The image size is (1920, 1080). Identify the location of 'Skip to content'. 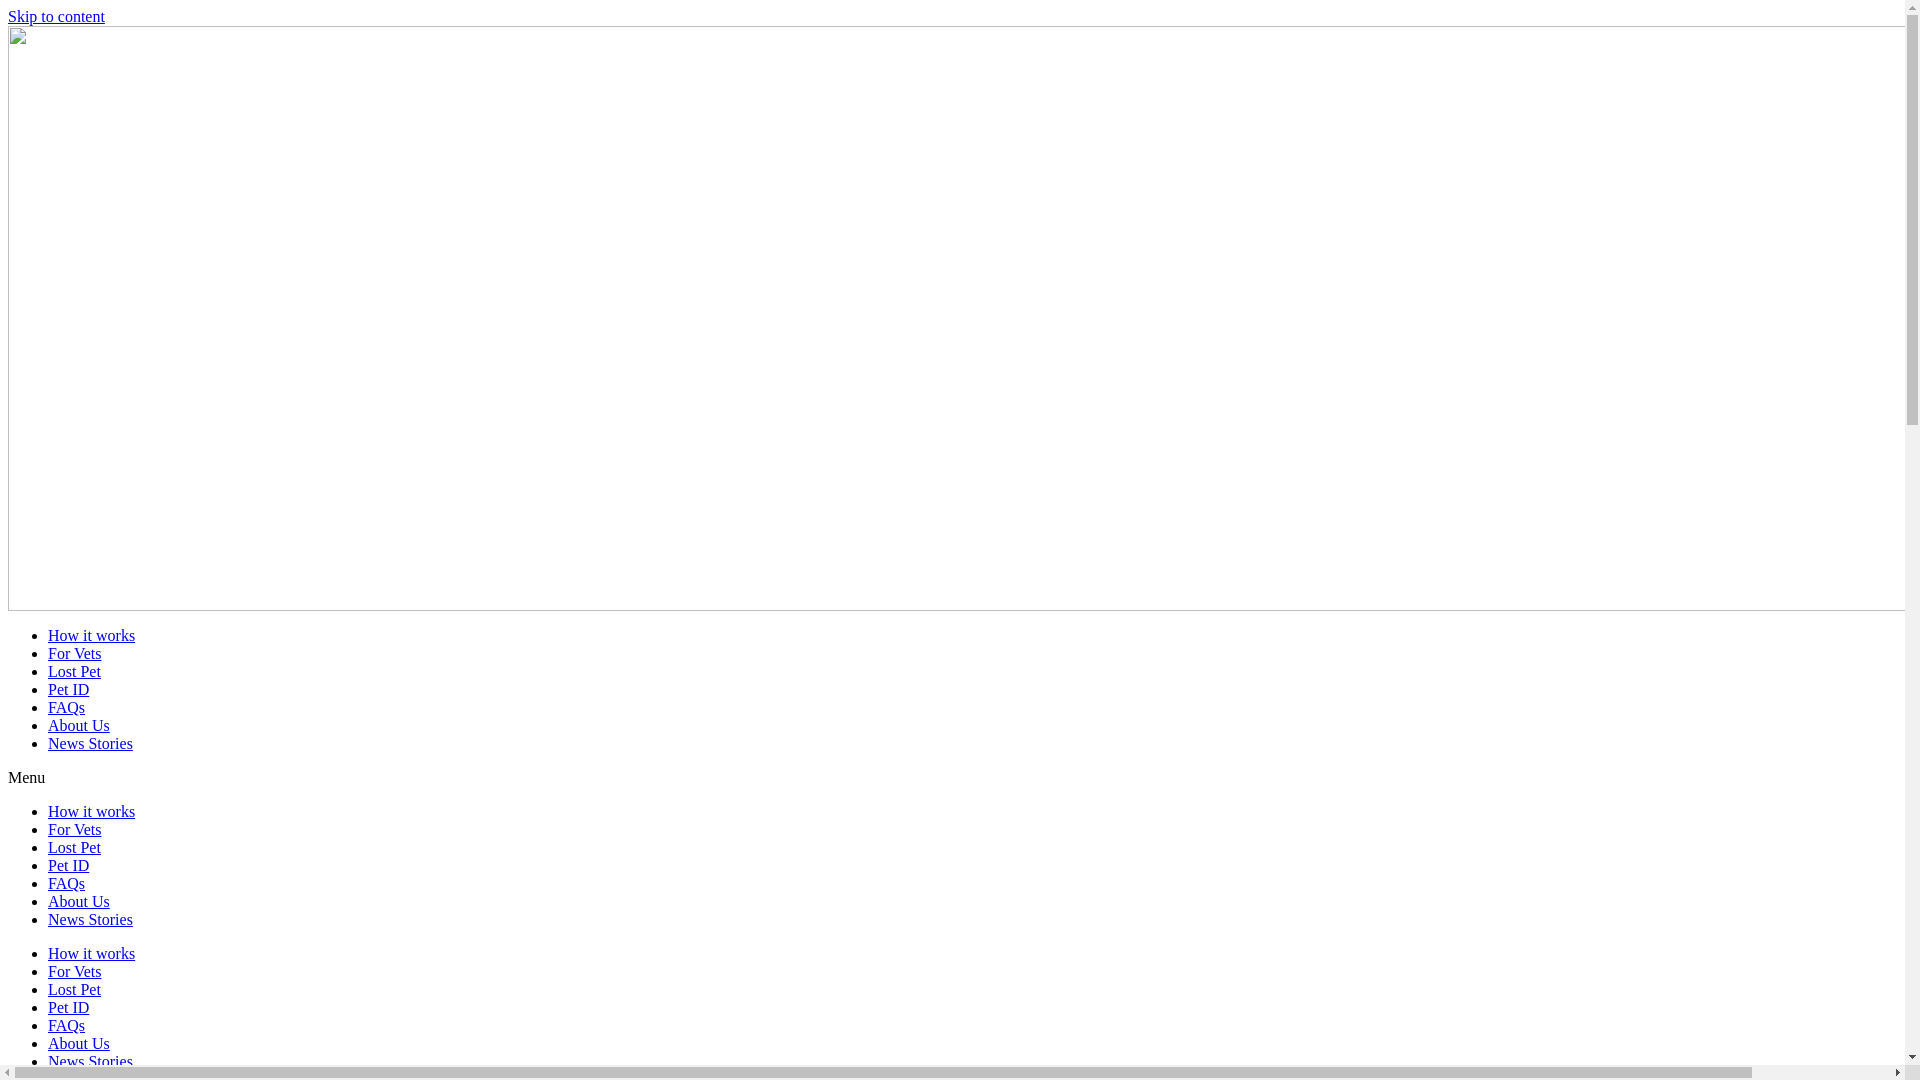
(56, 16).